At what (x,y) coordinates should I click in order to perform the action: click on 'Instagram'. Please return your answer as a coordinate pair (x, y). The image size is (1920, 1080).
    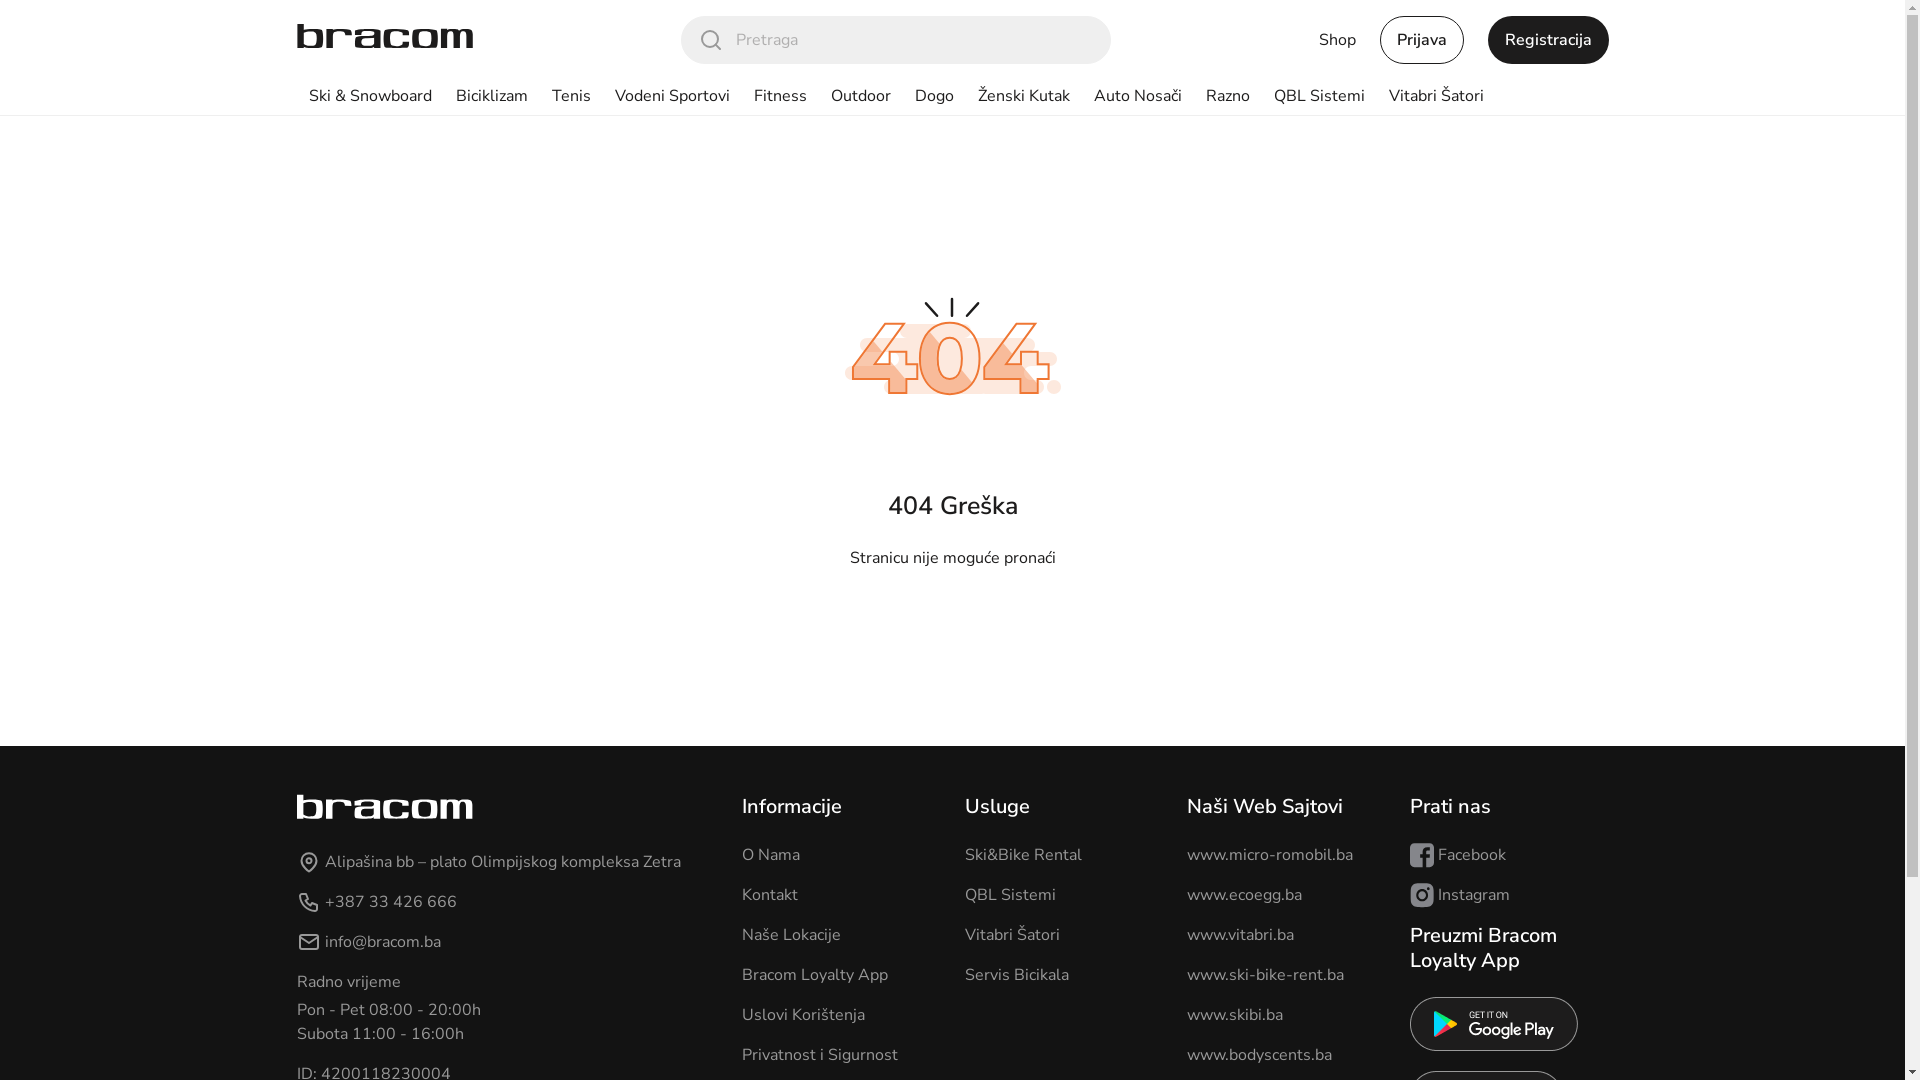
    Looking at the image, I should click on (1459, 893).